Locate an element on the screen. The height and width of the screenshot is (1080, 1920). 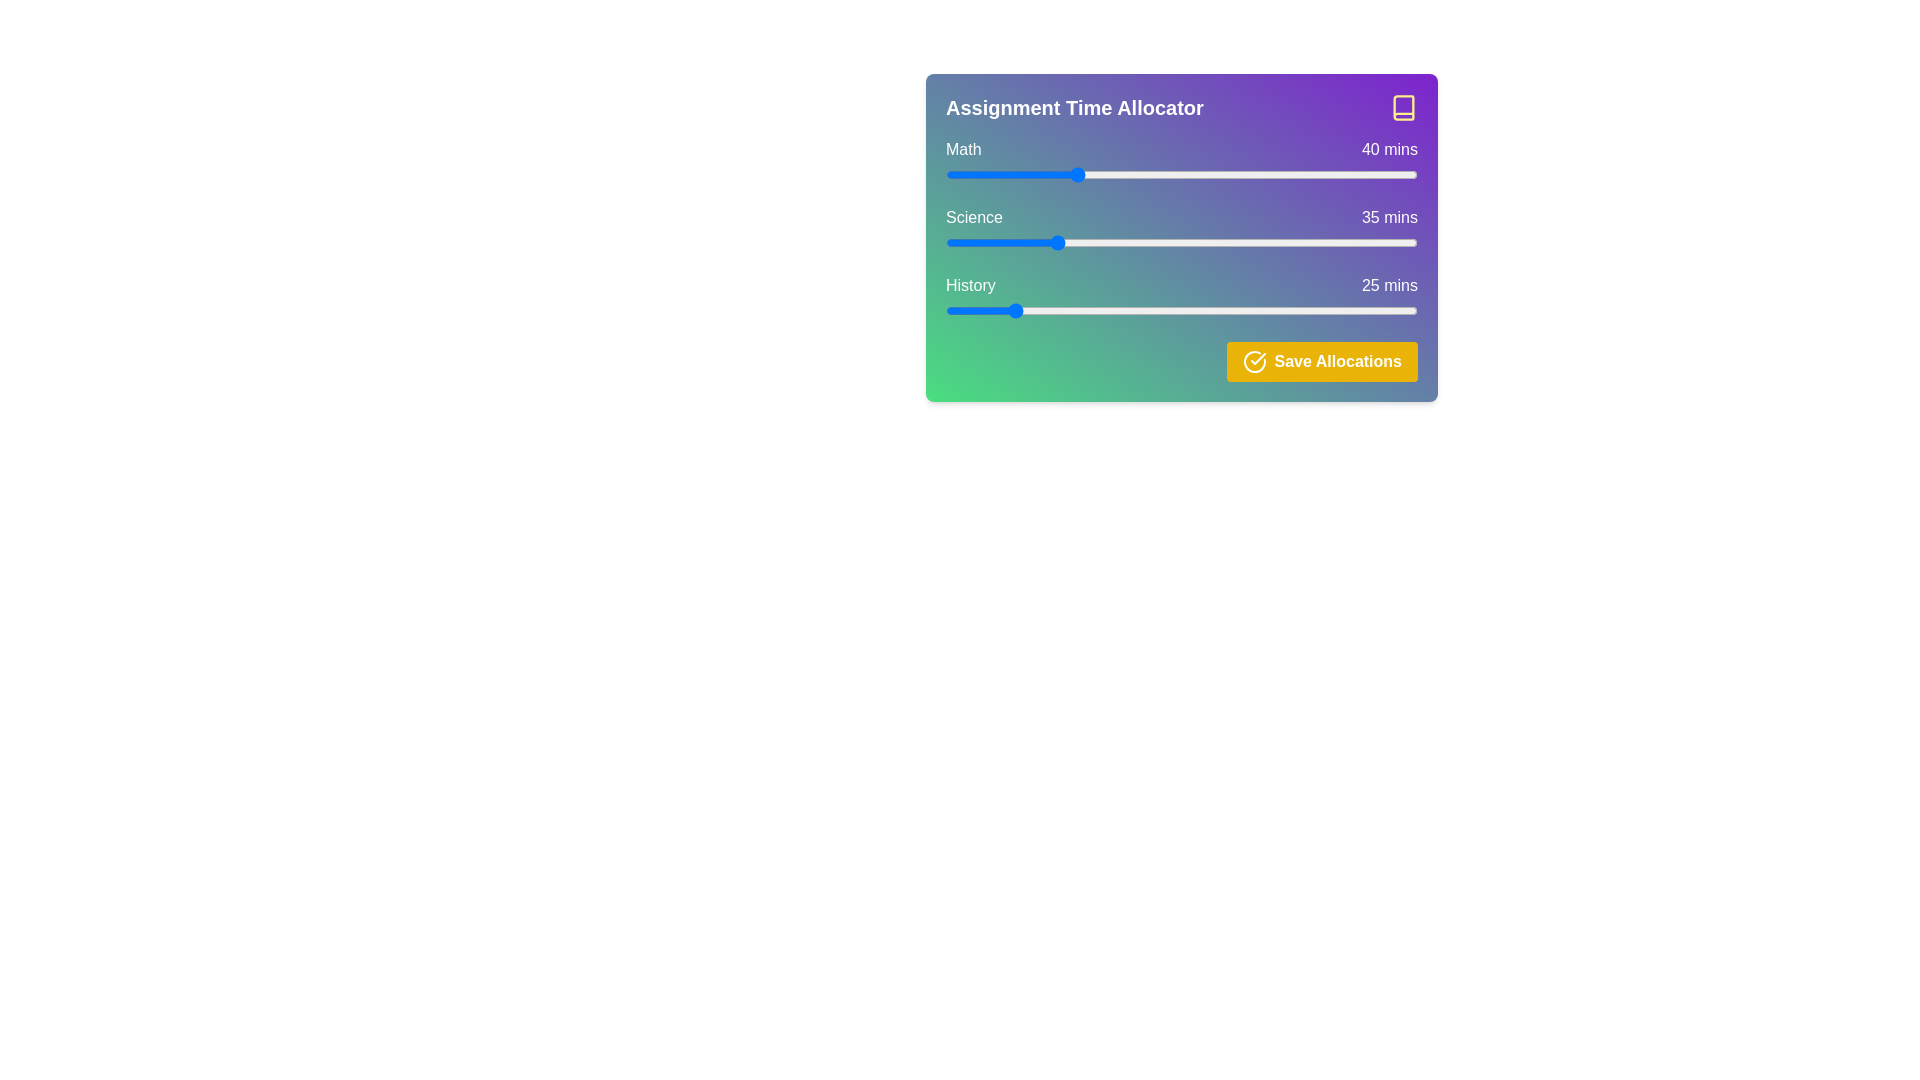
the slider for 'Math' is located at coordinates (1023, 173).